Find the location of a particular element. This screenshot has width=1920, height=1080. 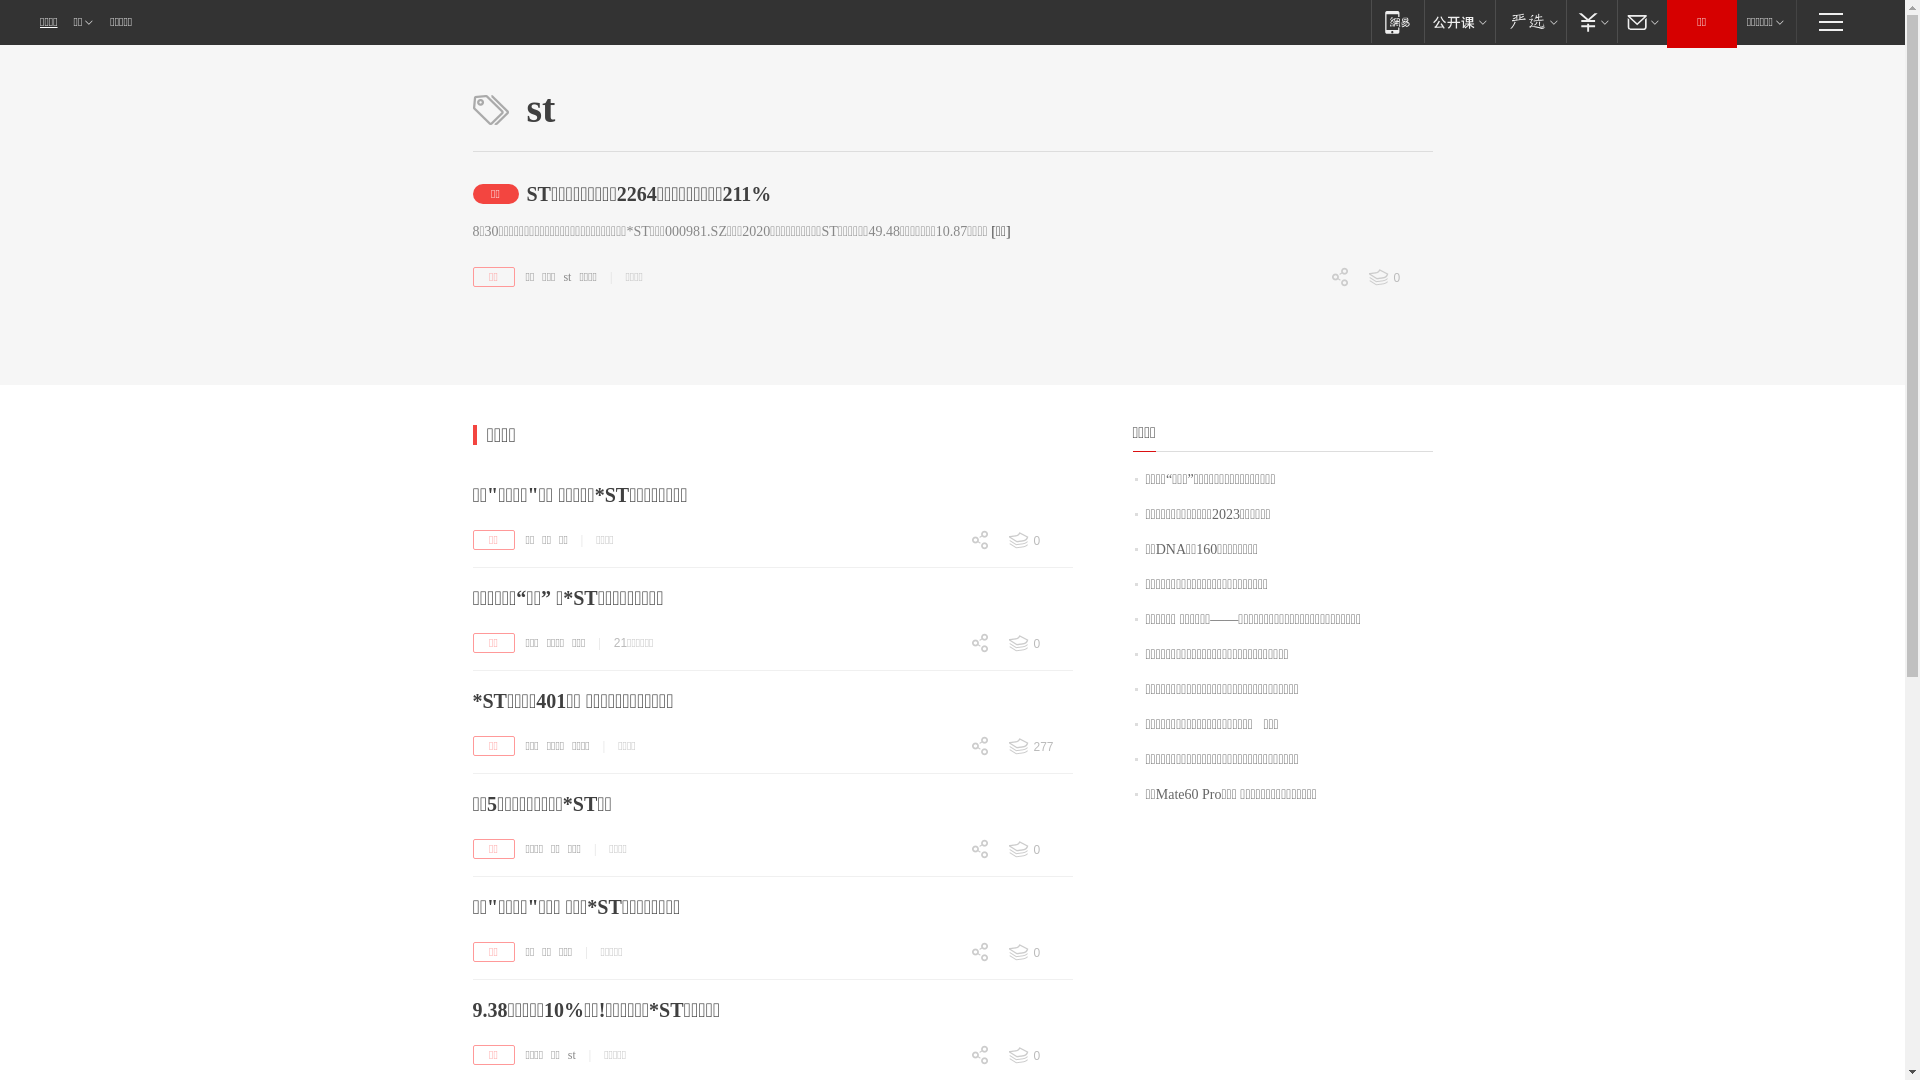

'0' is located at coordinates (1038, 951).